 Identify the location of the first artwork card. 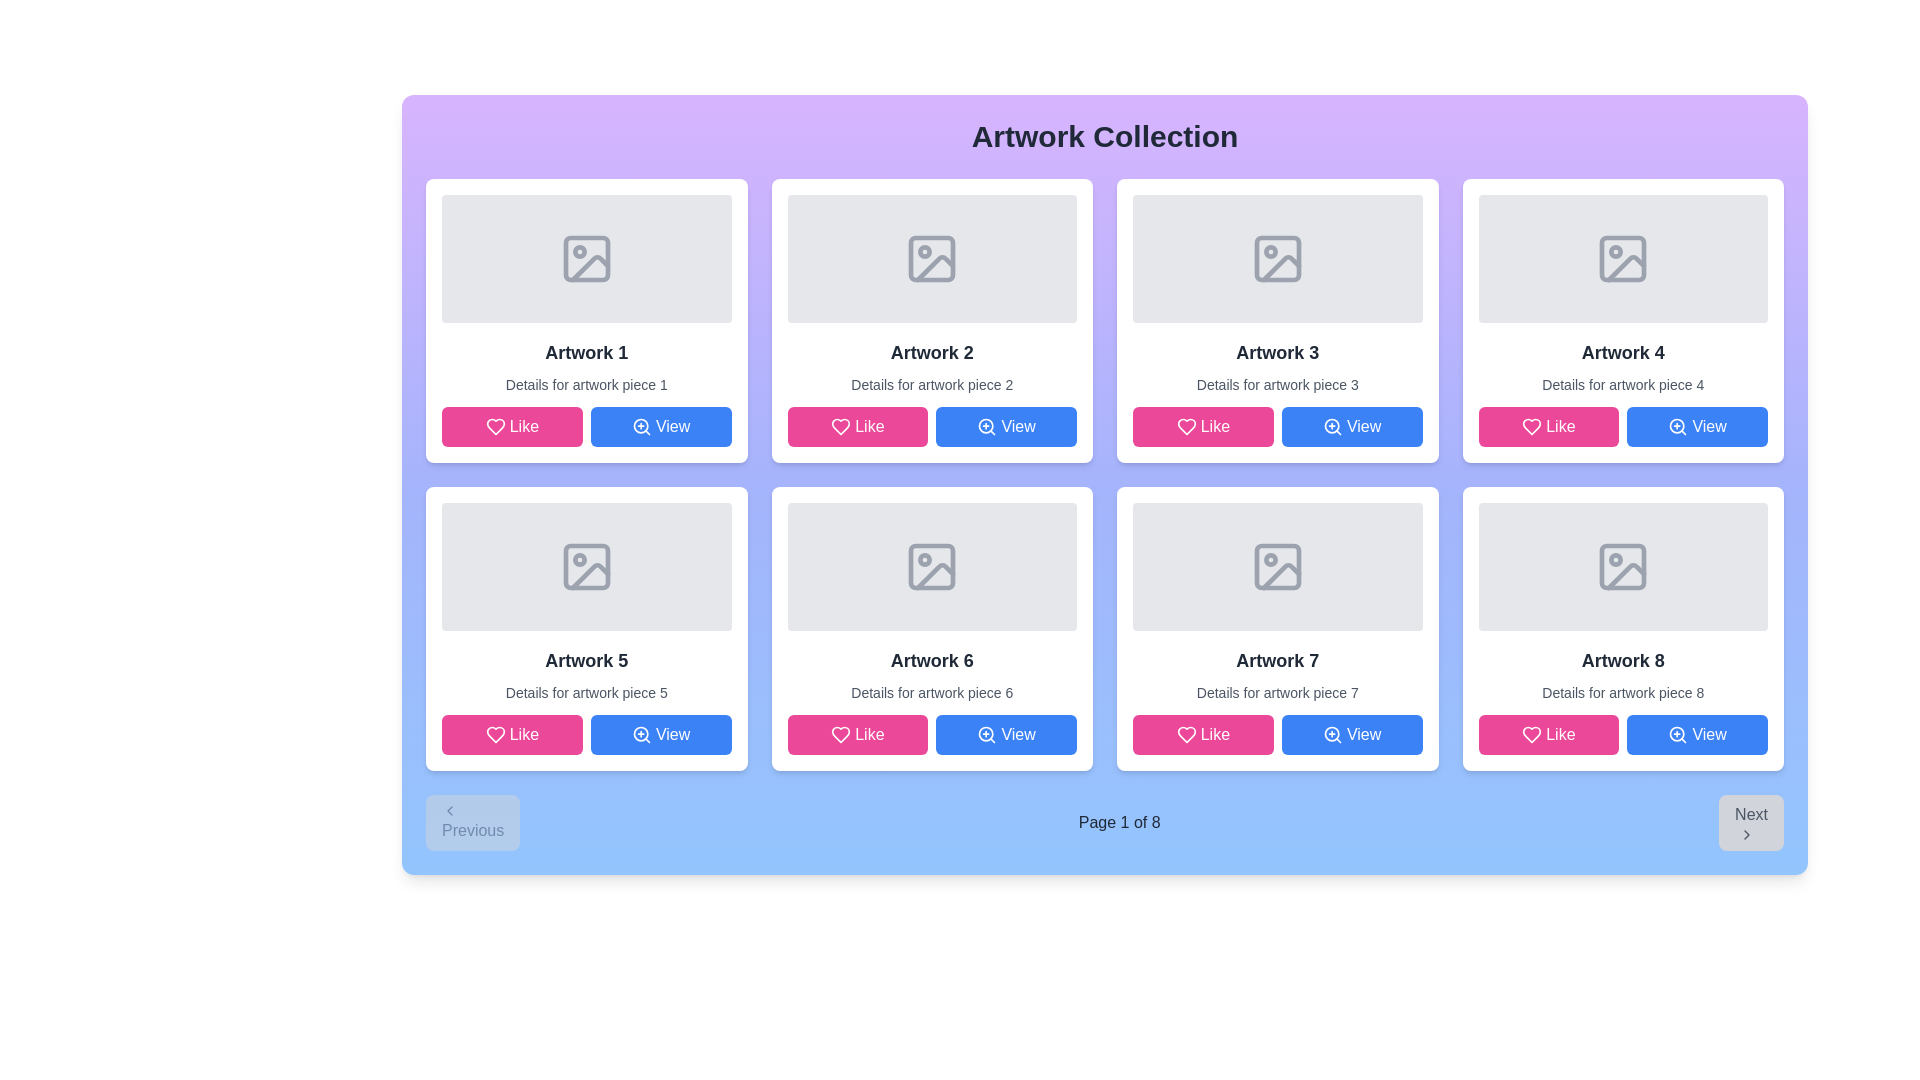
(585, 319).